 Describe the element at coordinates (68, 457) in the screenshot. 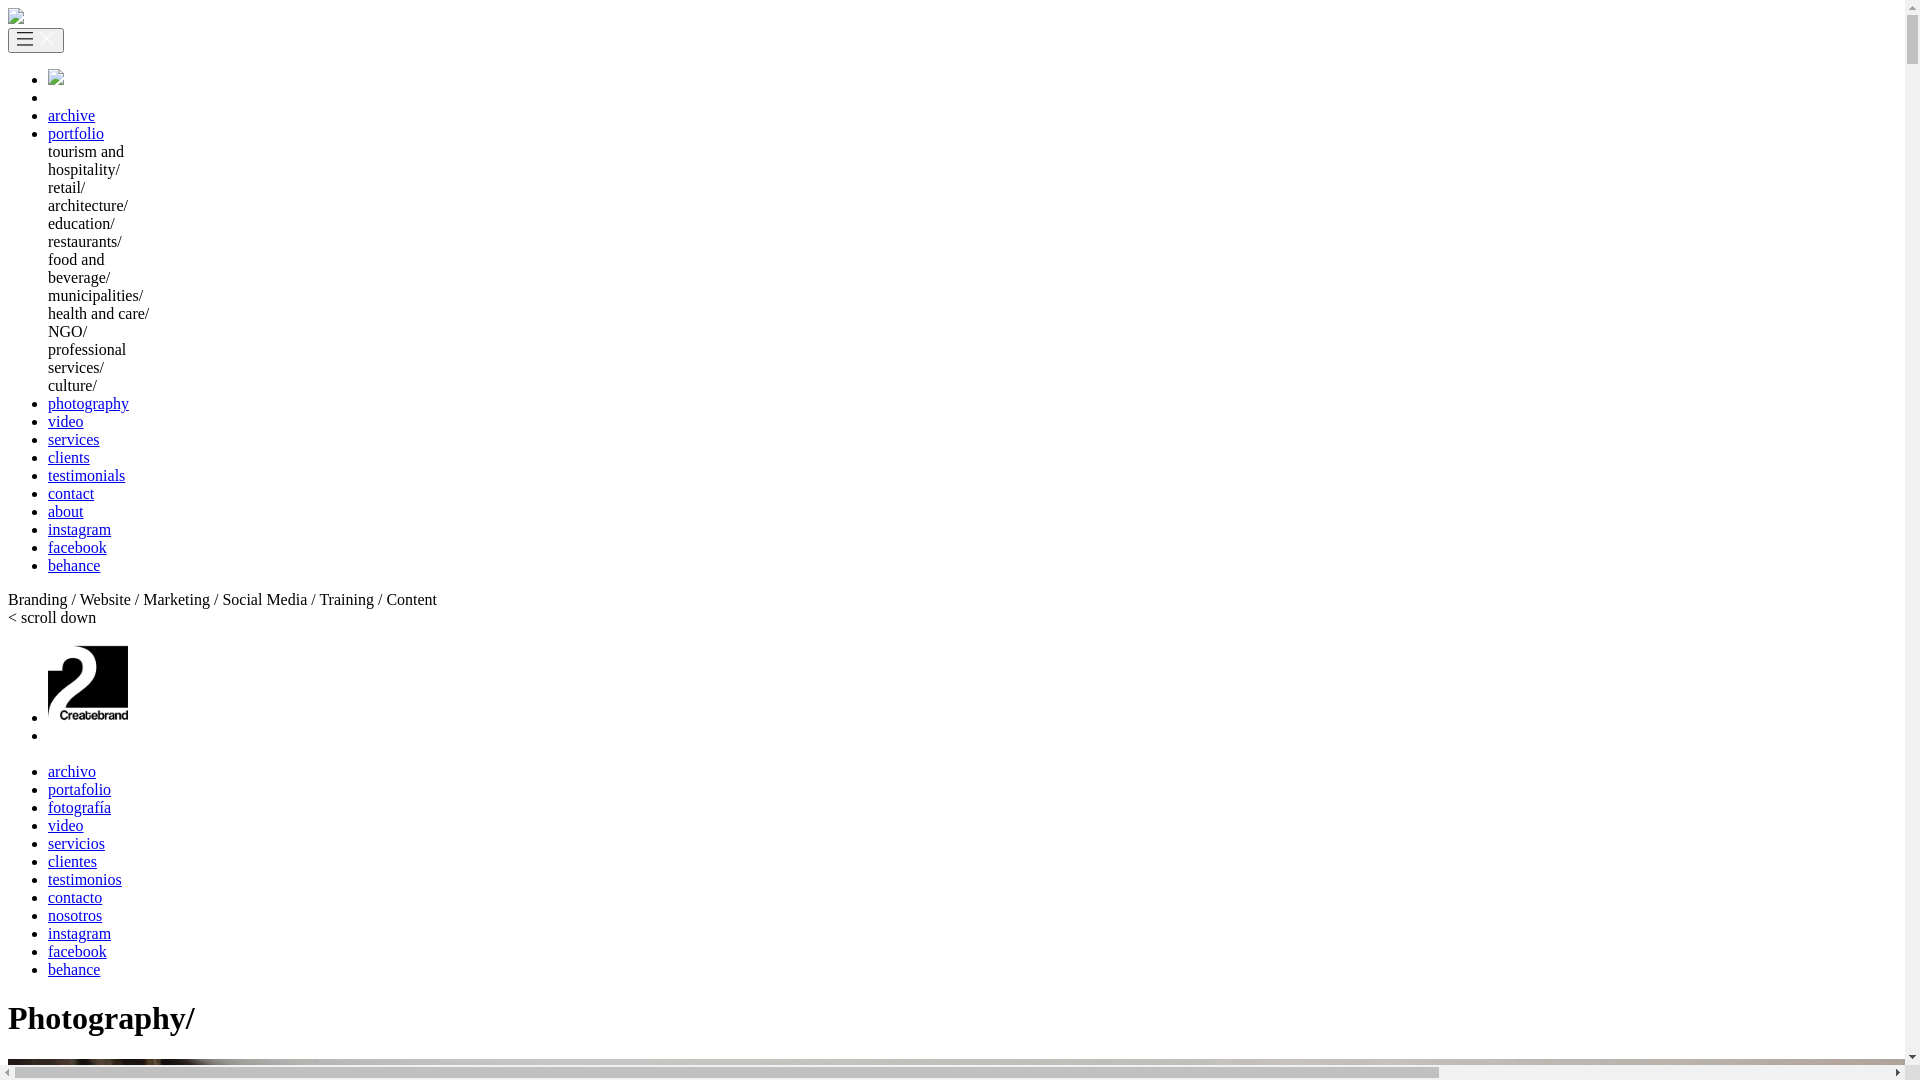

I see `'clients'` at that location.